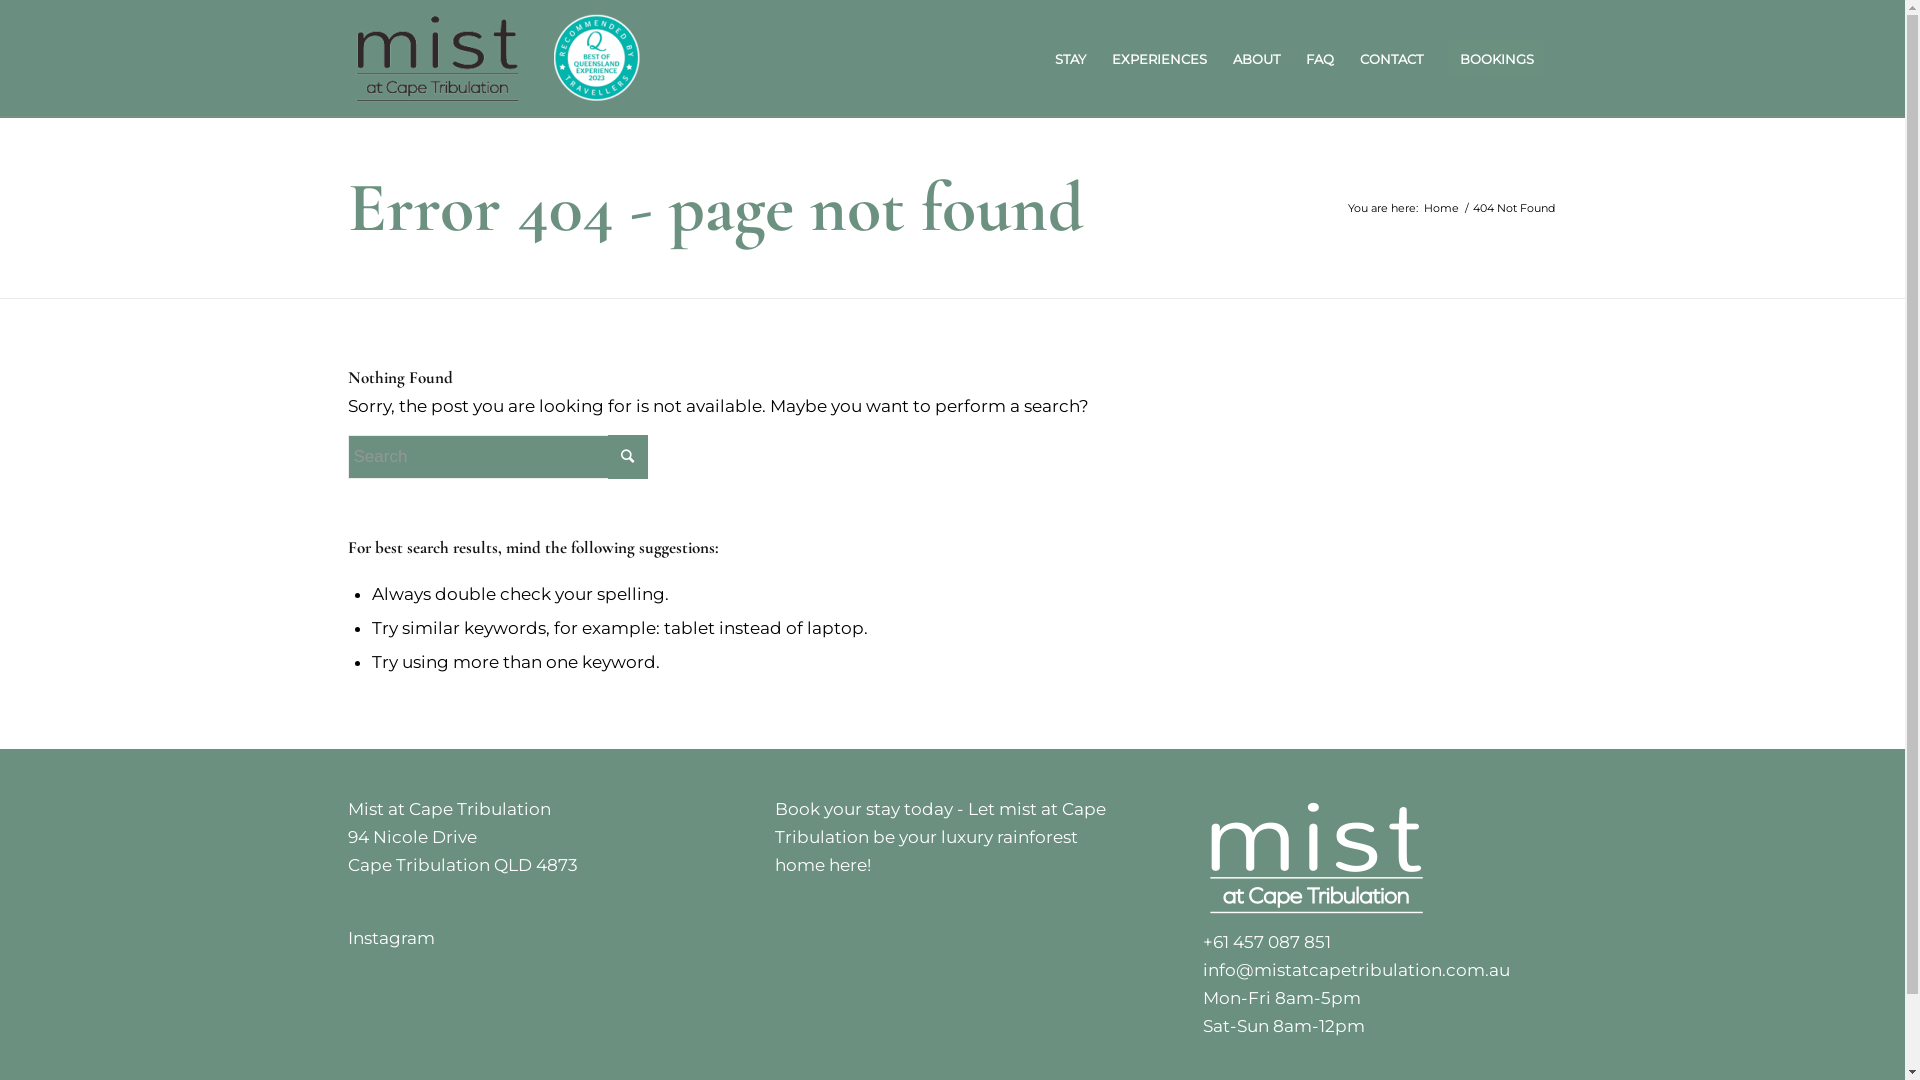 This screenshot has height=1080, width=1920. Describe the element at coordinates (1440, 207) in the screenshot. I see `'Home'` at that location.